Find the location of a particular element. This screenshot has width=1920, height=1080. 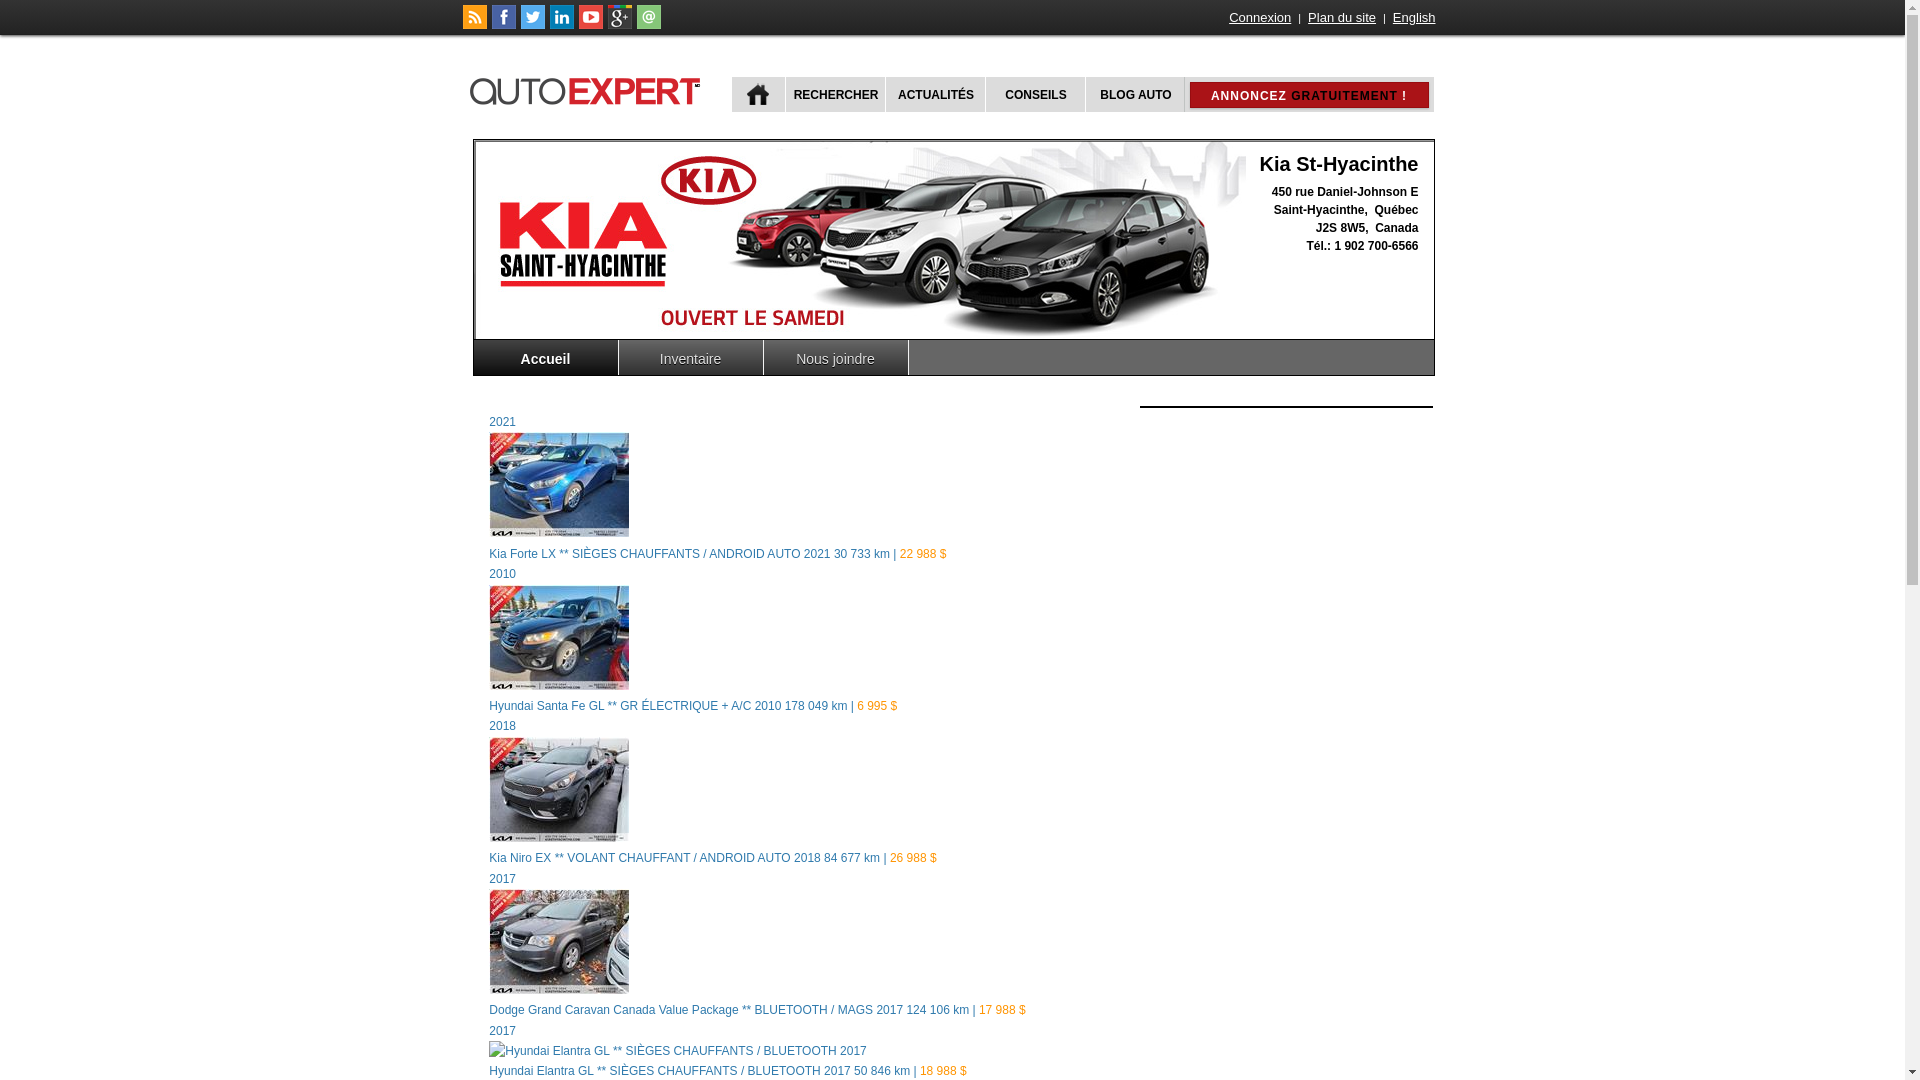

'CONSEILS' is located at coordinates (1033, 94).